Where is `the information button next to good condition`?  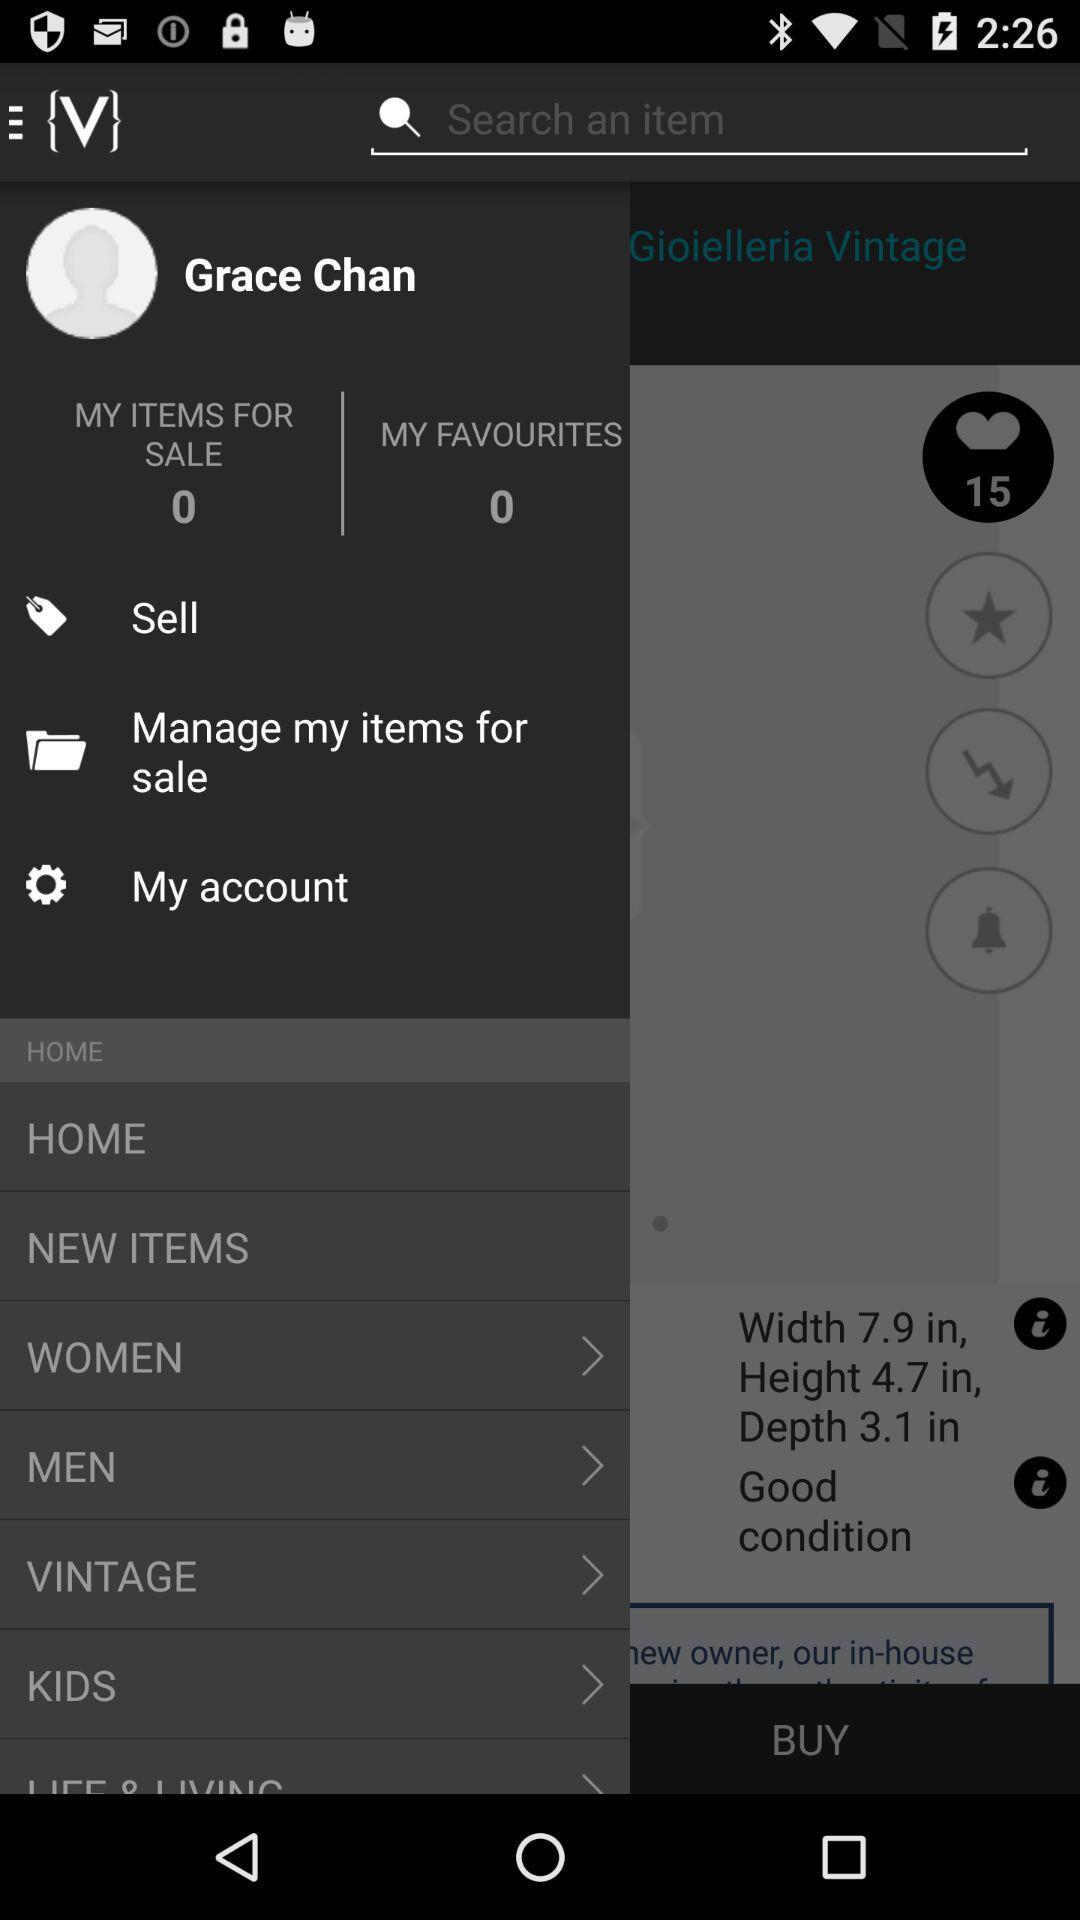
the information button next to good condition is located at coordinates (1039, 1483).